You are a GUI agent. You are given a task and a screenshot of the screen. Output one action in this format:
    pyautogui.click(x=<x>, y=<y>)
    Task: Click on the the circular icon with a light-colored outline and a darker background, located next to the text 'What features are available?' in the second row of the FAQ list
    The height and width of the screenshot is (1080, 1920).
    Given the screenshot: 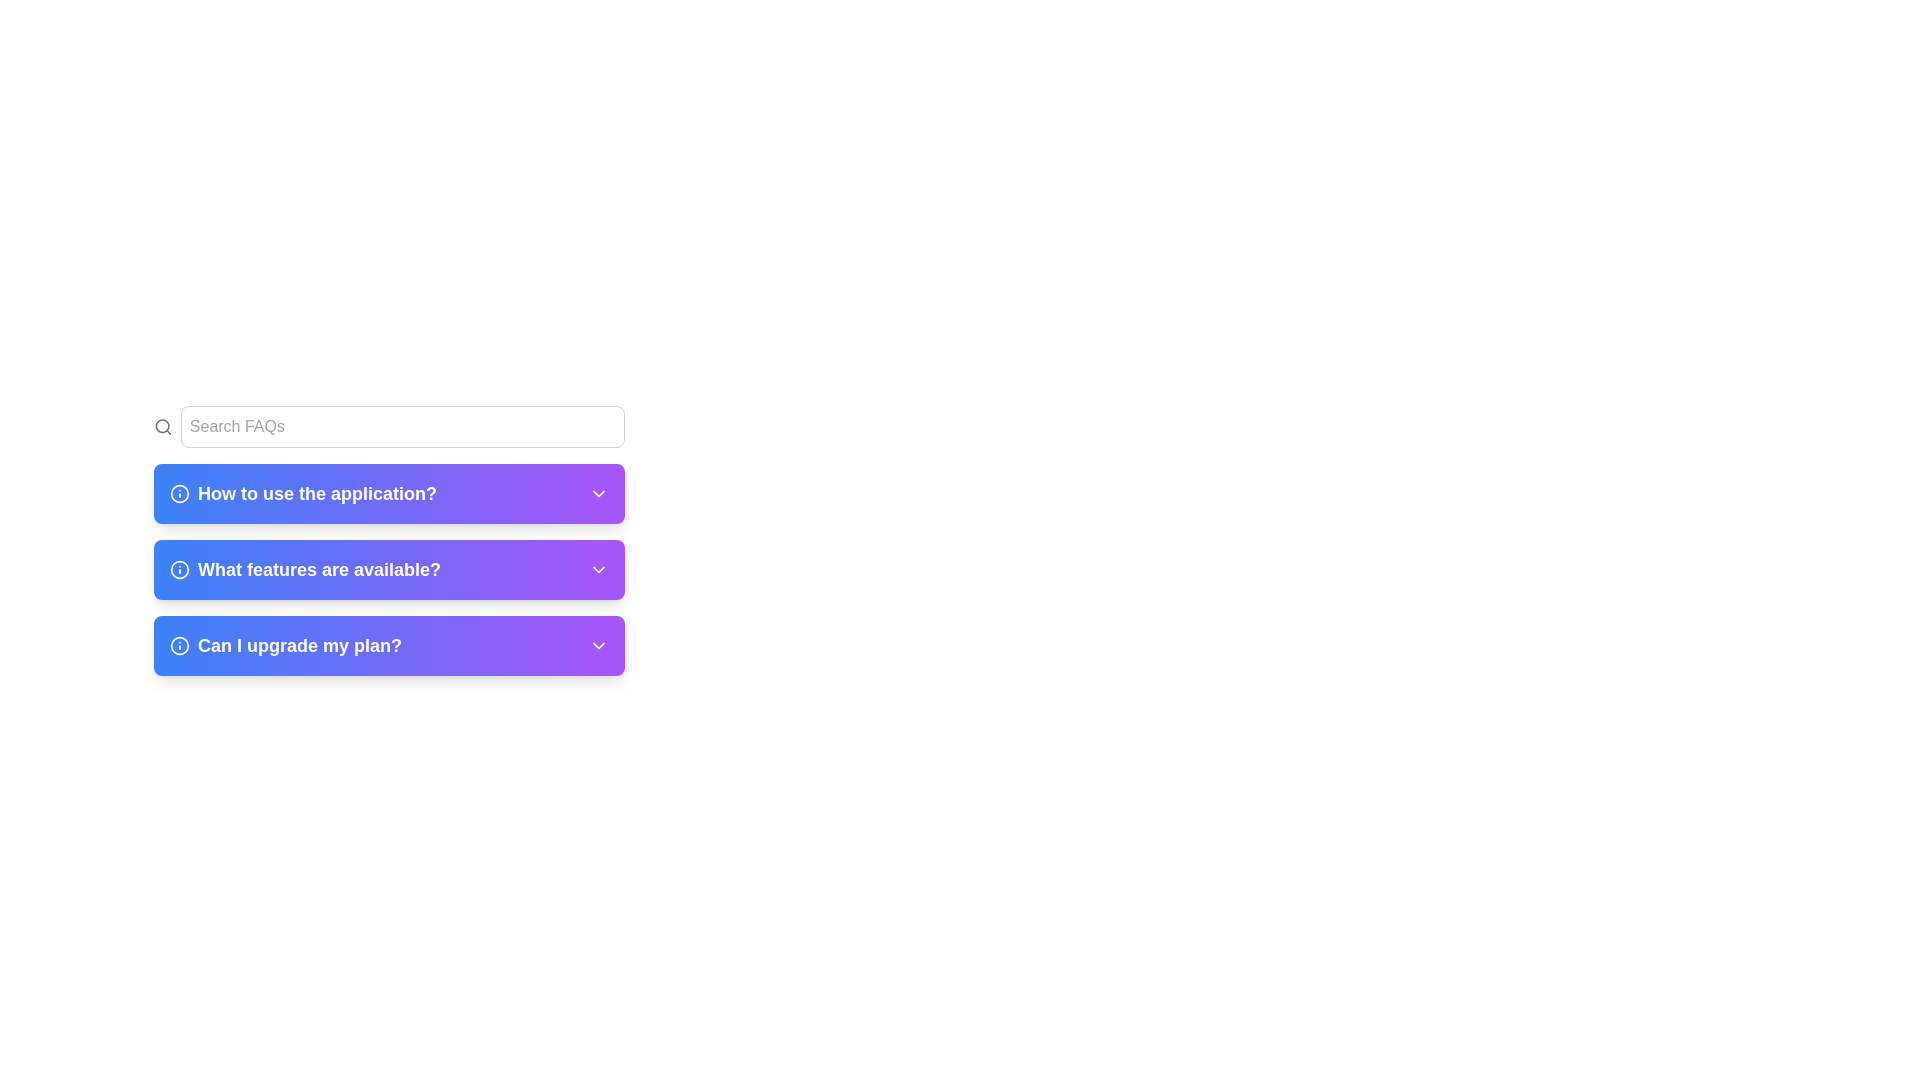 What is the action you would take?
    pyautogui.click(x=180, y=570)
    